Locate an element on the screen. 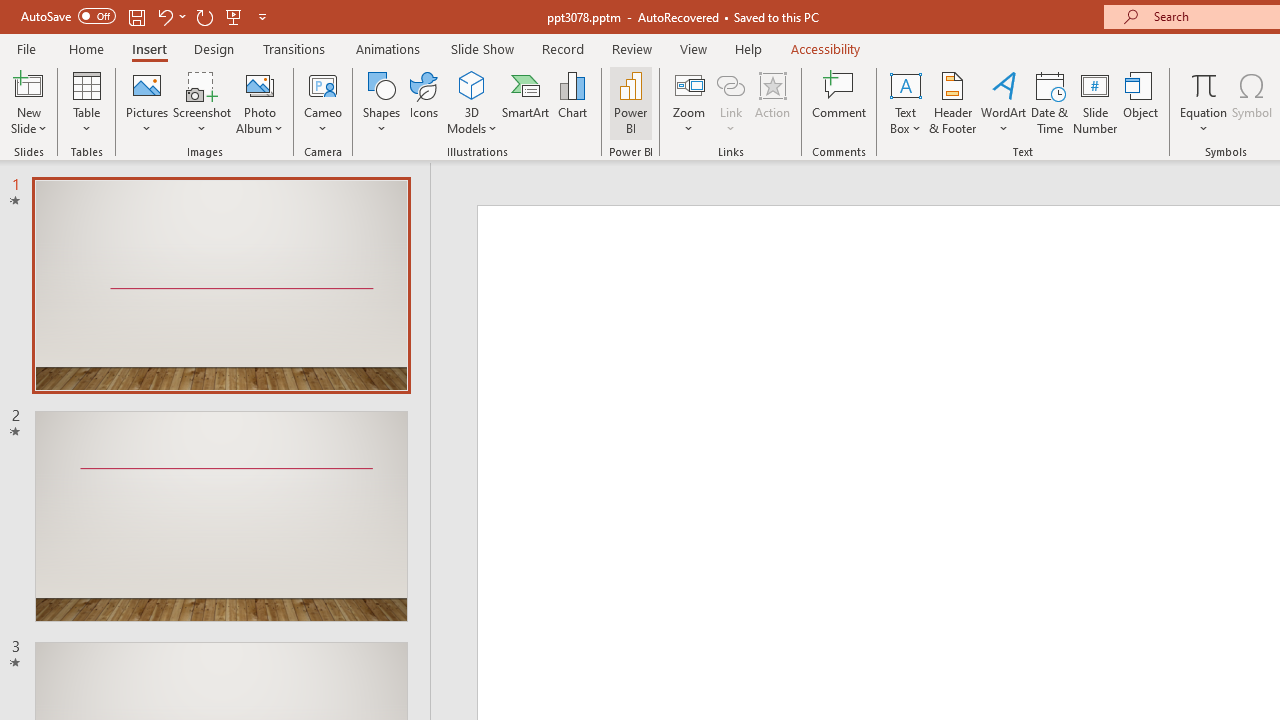 This screenshot has width=1280, height=720. 'Icons' is located at coordinates (423, 103).